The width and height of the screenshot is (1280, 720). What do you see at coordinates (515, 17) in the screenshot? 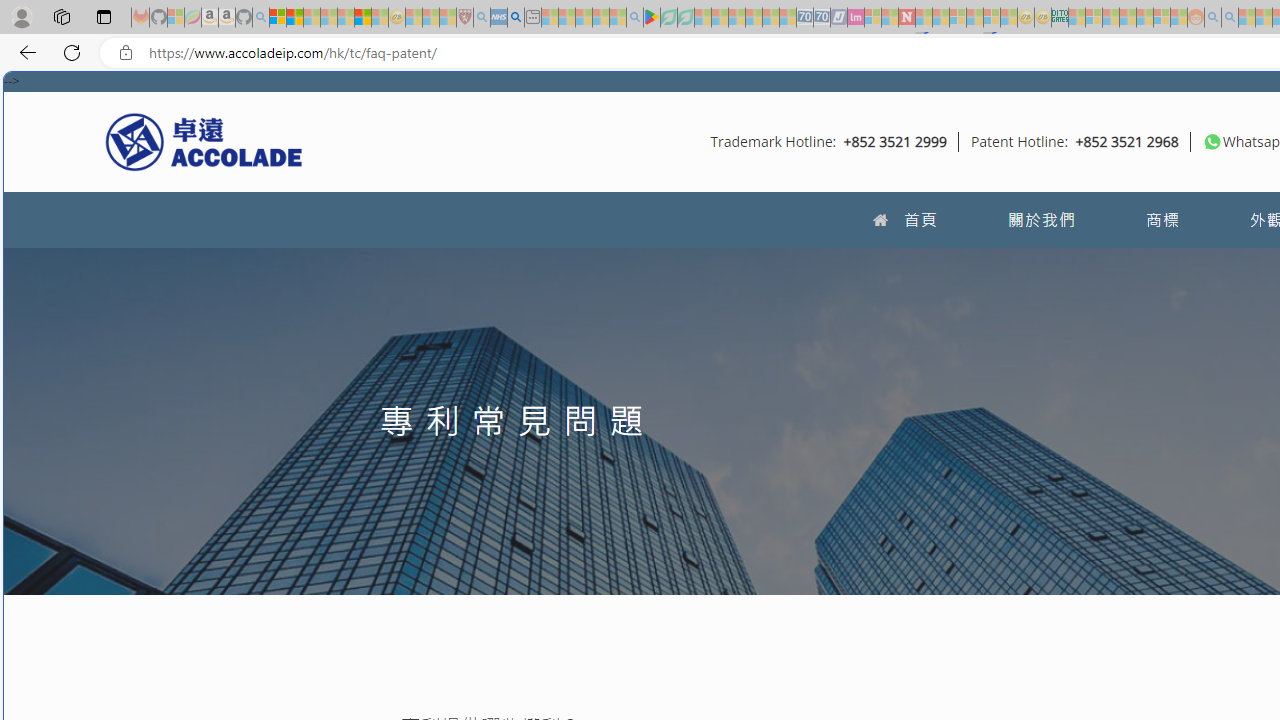
I see `'utah sues federal government - Search'` at bounding box center [515, 17].